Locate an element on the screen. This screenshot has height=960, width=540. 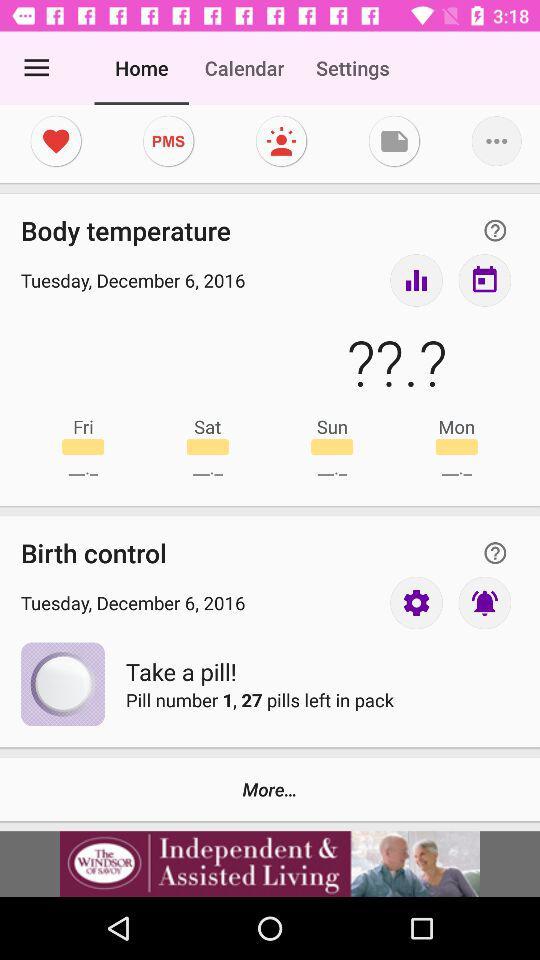
tour option is located at coordinates (415, 279).